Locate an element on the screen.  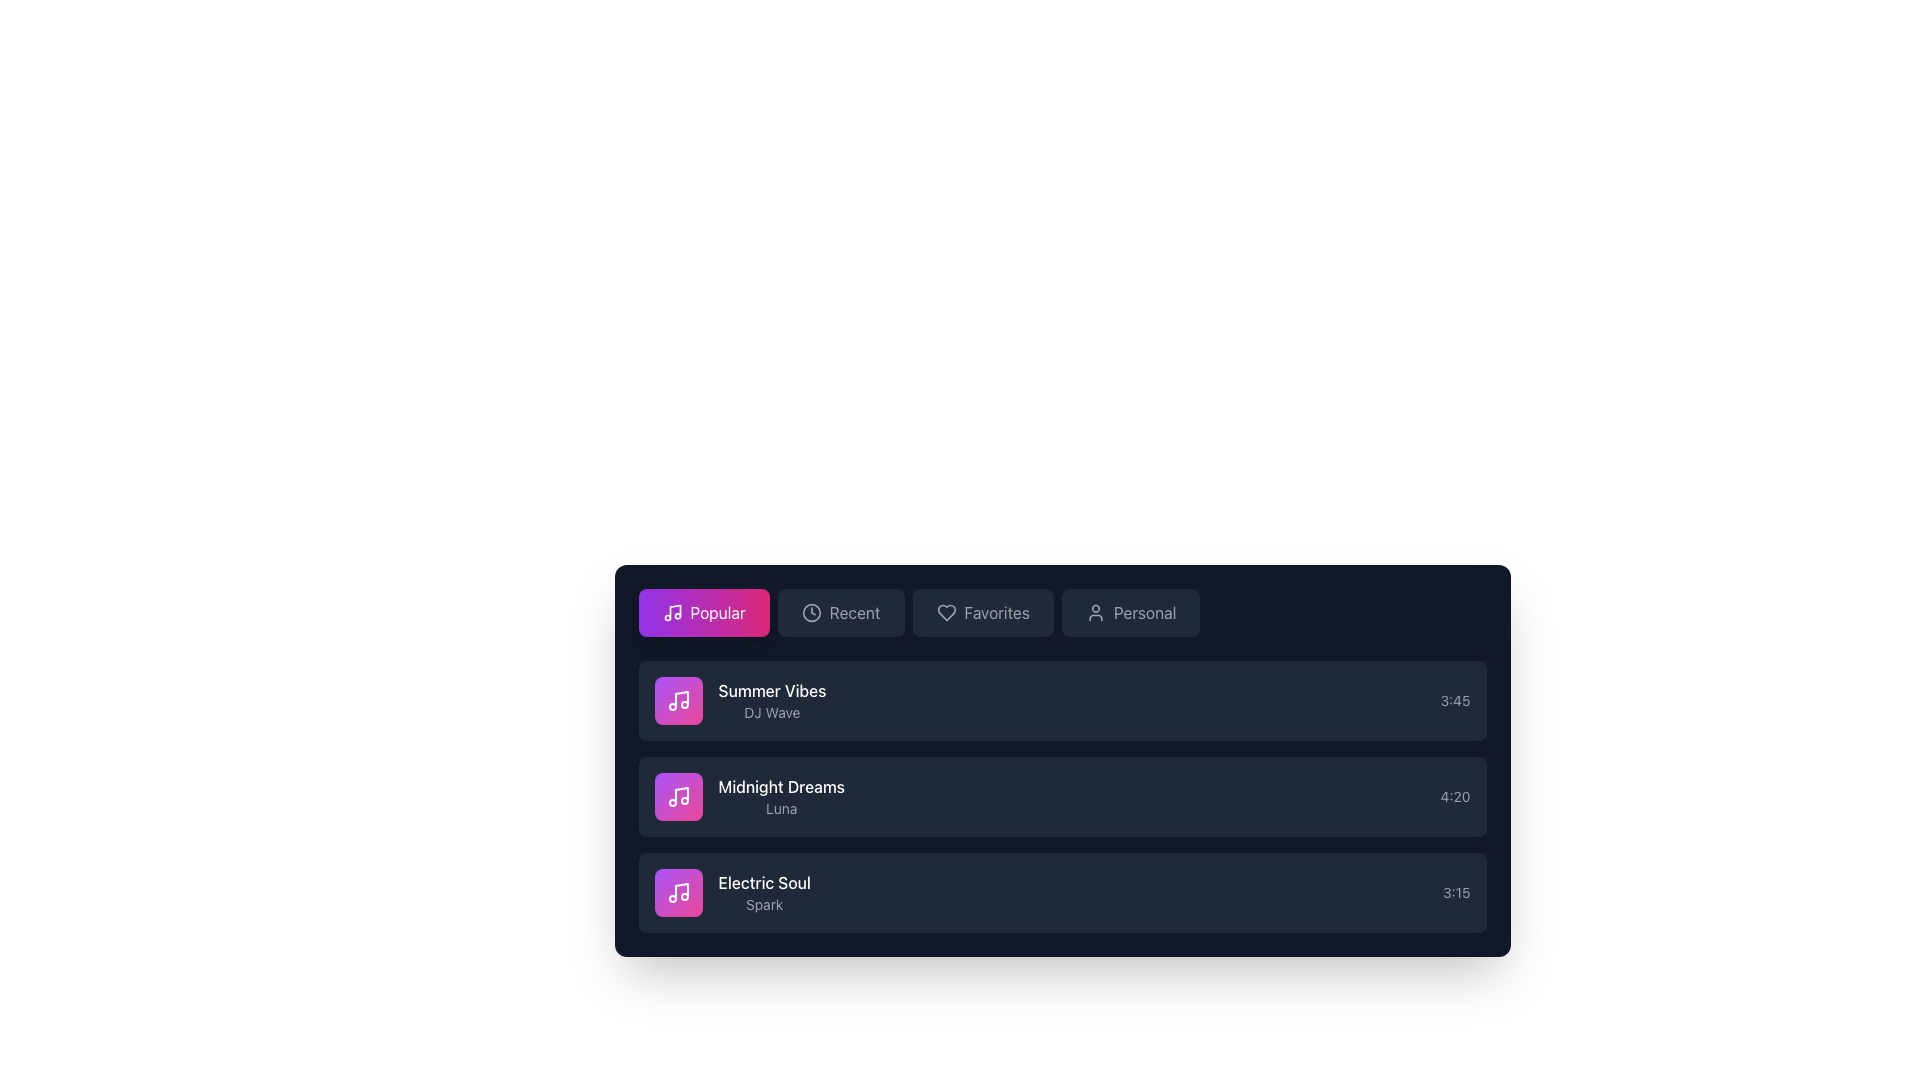
the informational text label providing additional context for the entry 'Electric Soul', located under the bold text and next to a pink music icon is located at coordinates (763, 905).